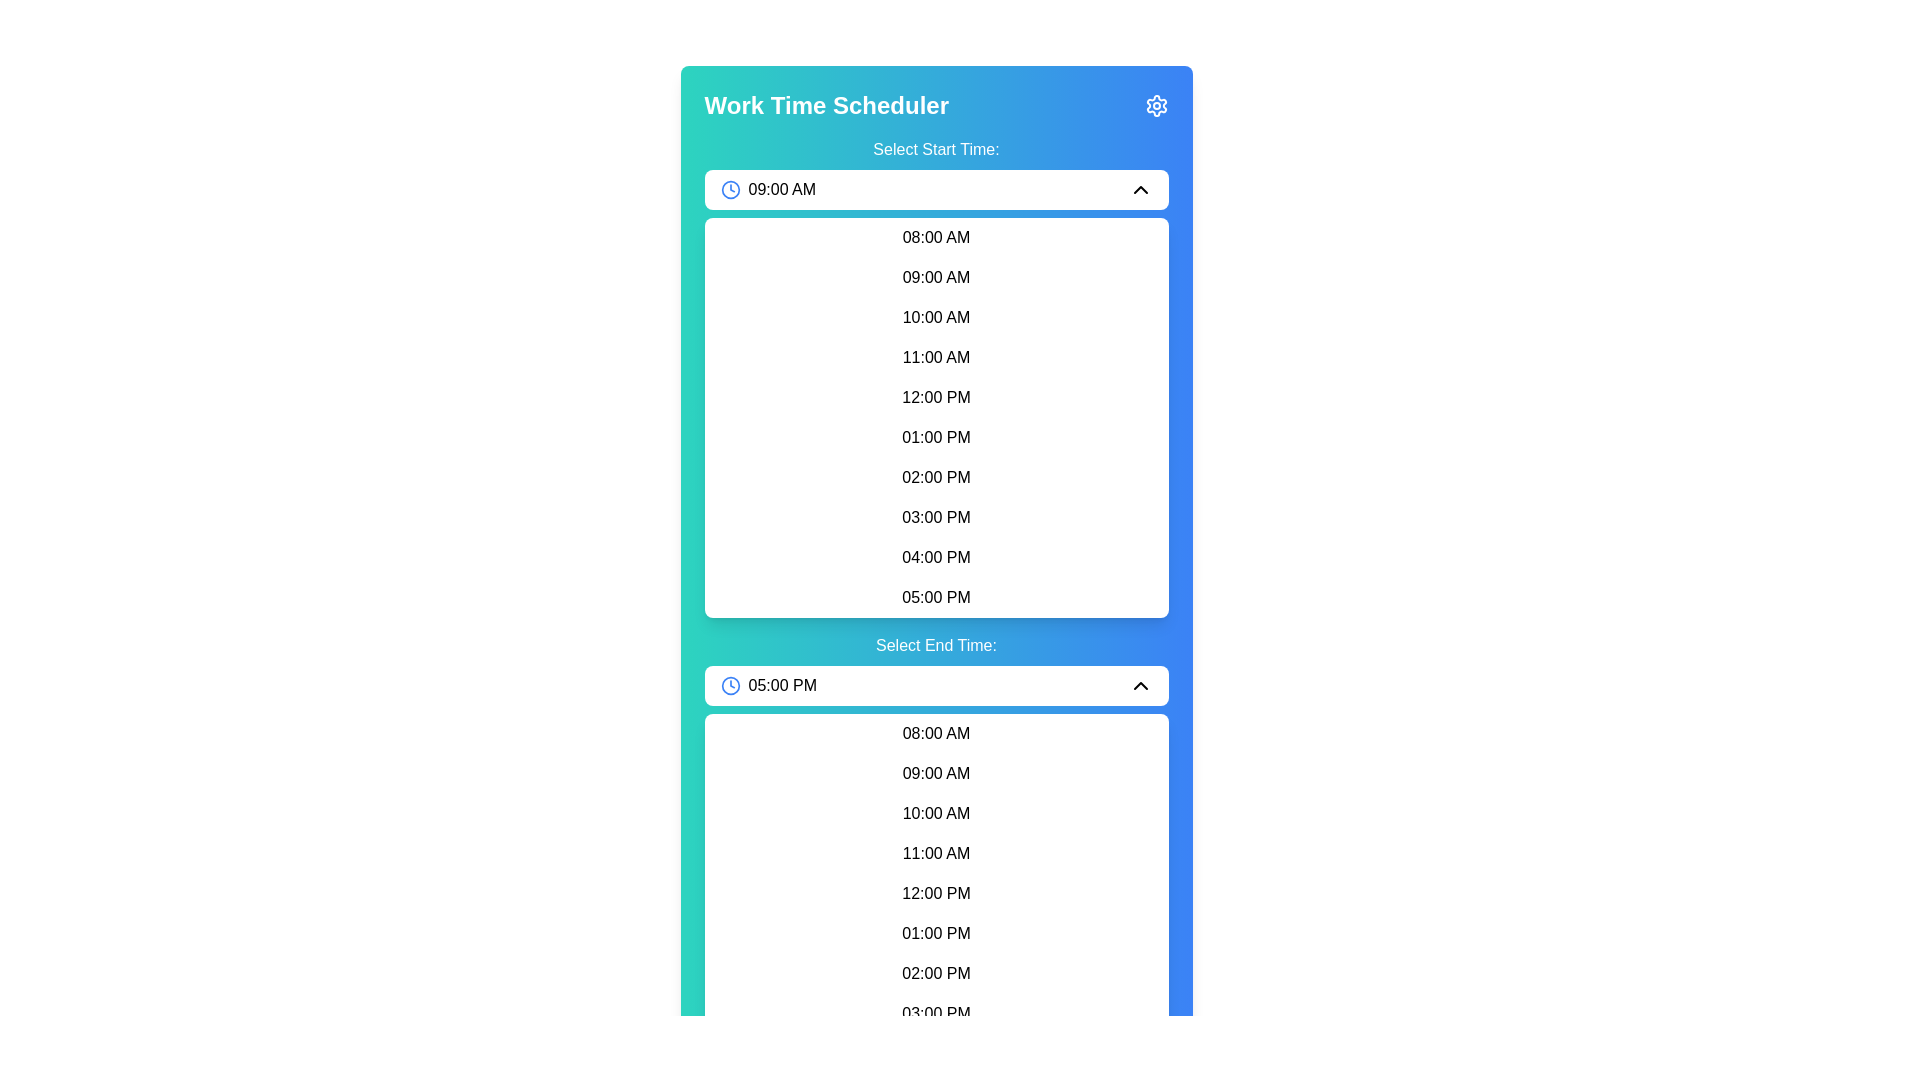 This screenshot has width=1920, height=1080. I want to click on the 6th selectable time option in the dropdown for choosing an end time, located below the 'Select End Time' label, between '12:00 PM' and '02:00 PM', so click(935, 933).